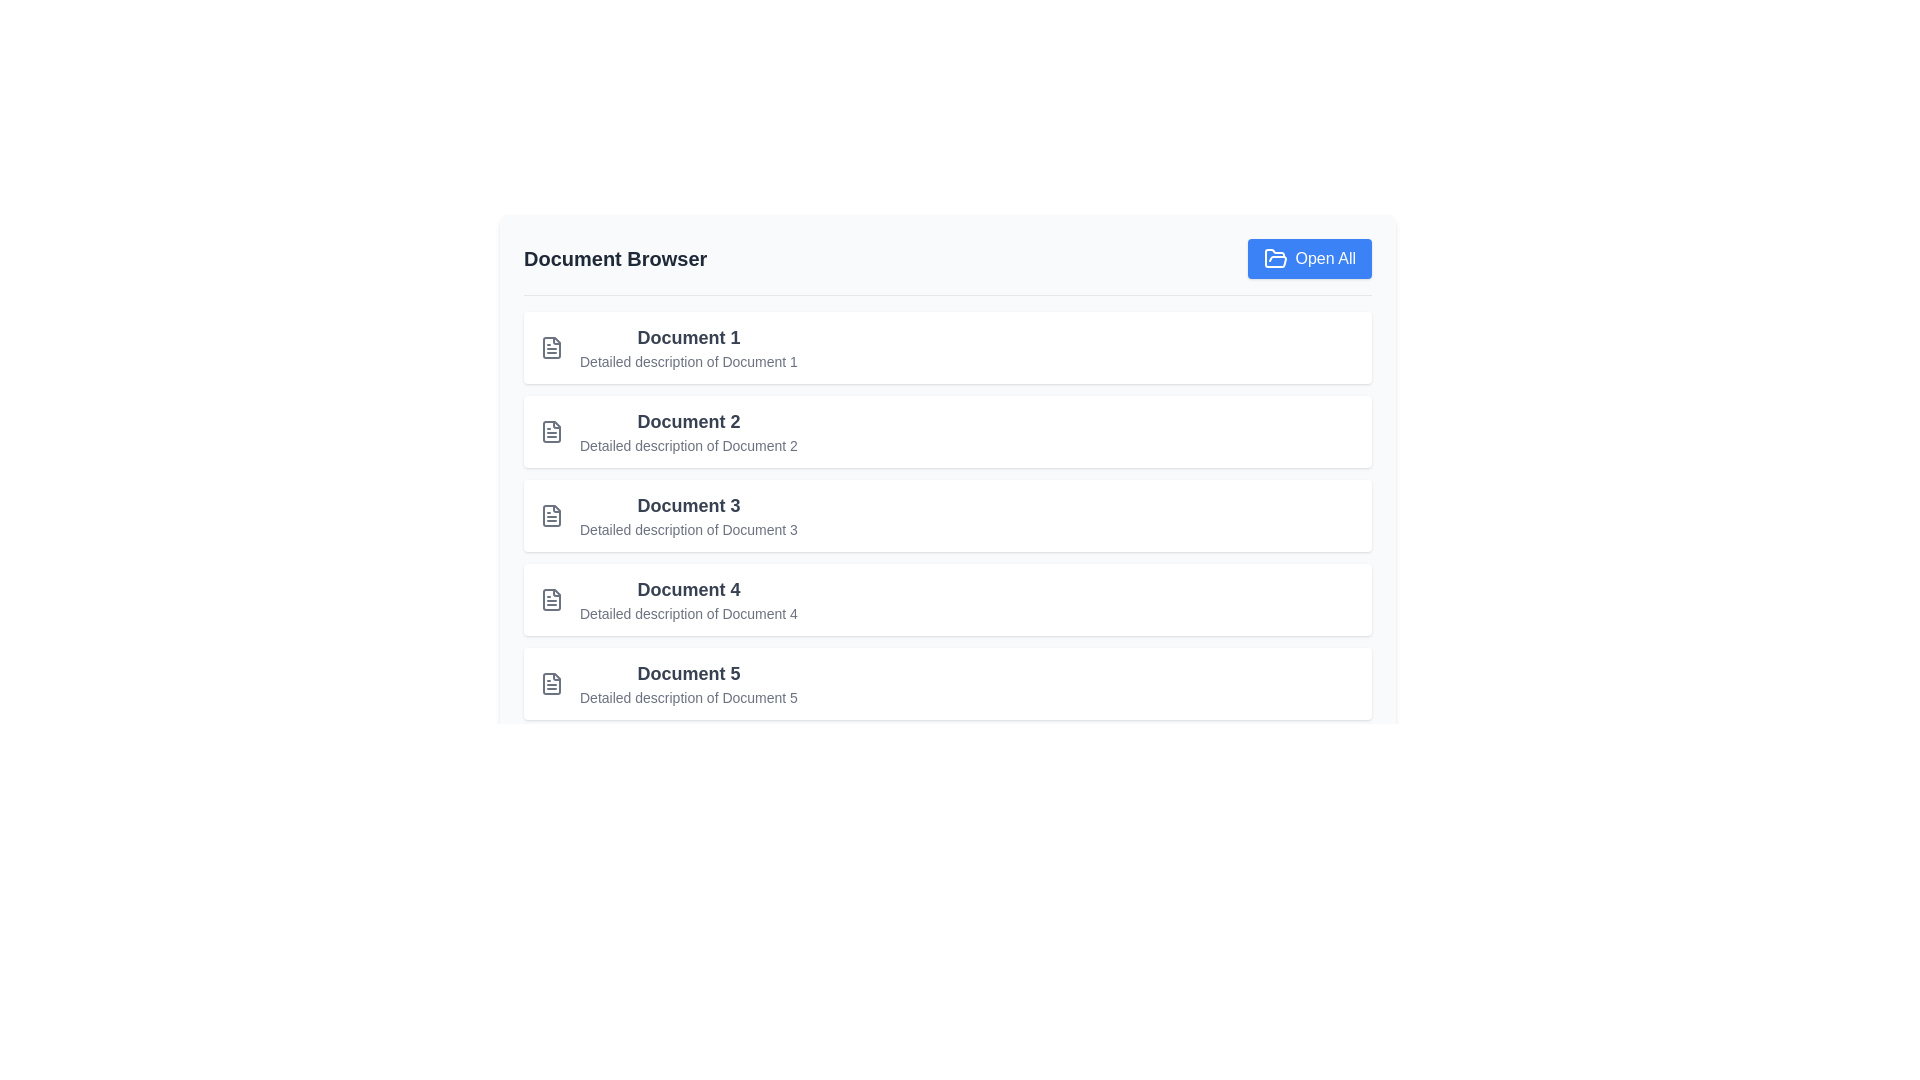 The image size is (1920, 1080). I want to click on the text block that serves as the card header for displaying document-specific information, located in the topmost slot of a vertically stacked list next to a document file icon, so click(688, 346).